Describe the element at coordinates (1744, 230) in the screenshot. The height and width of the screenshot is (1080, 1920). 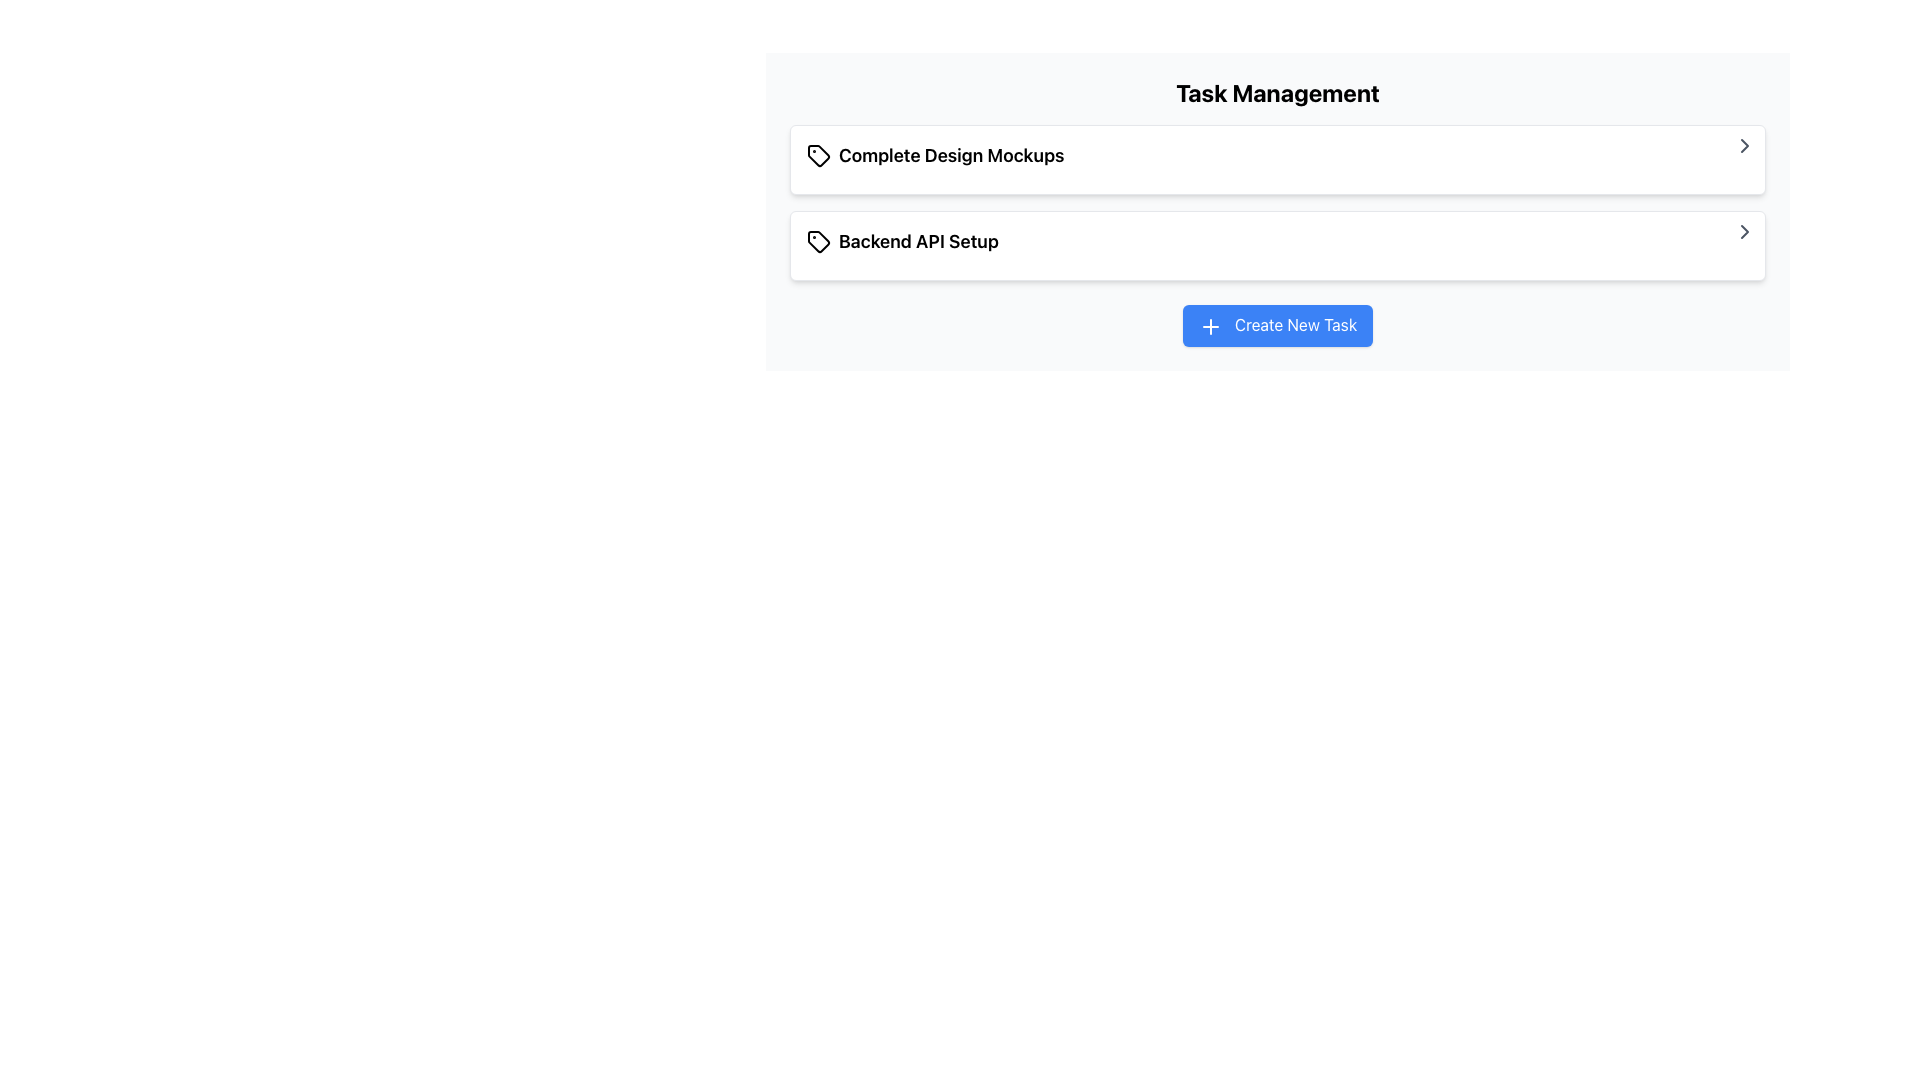
I see `the navigation icon located at the far right of the second task list item titled 'Backend API Setup'` at that location.